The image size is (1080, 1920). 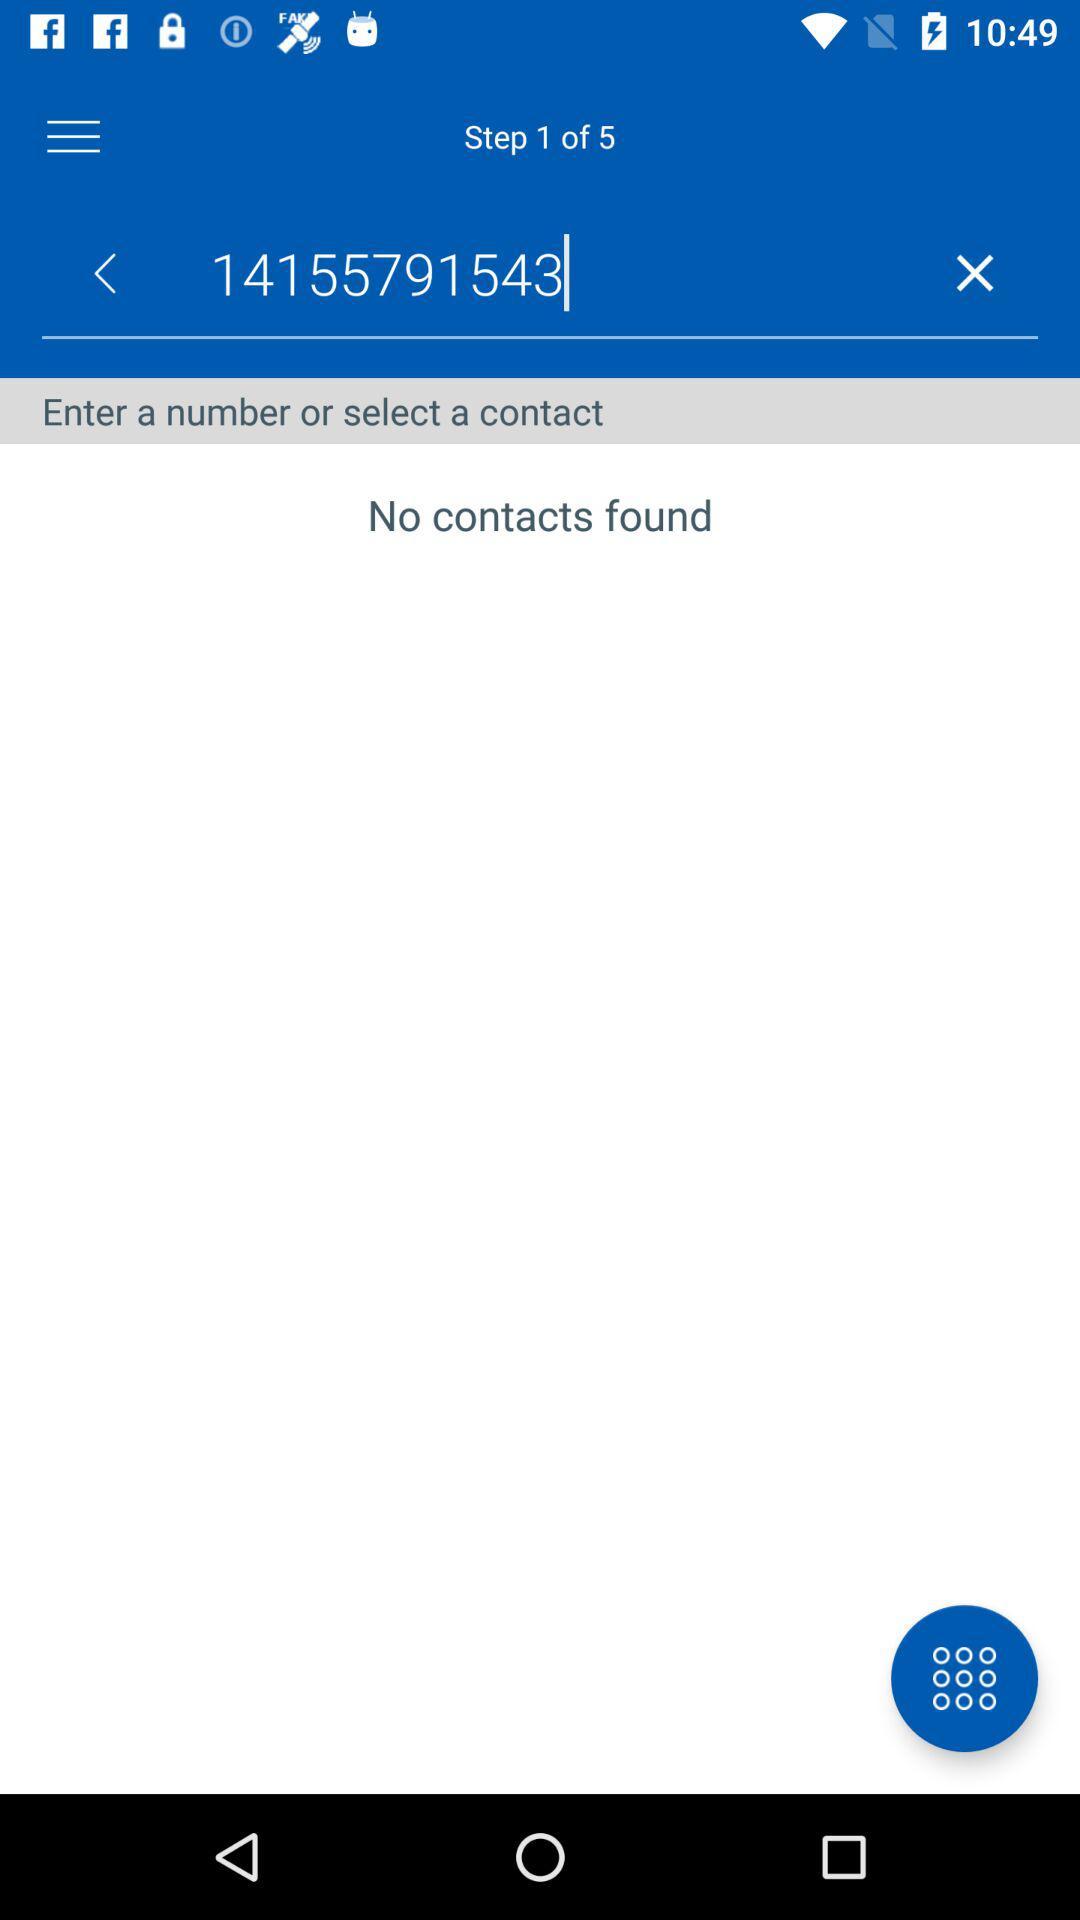 What do you see at coordinates (963, 1678) in the screenshot?
I see `the dialpad icon` at bounding box center [963, 1678].